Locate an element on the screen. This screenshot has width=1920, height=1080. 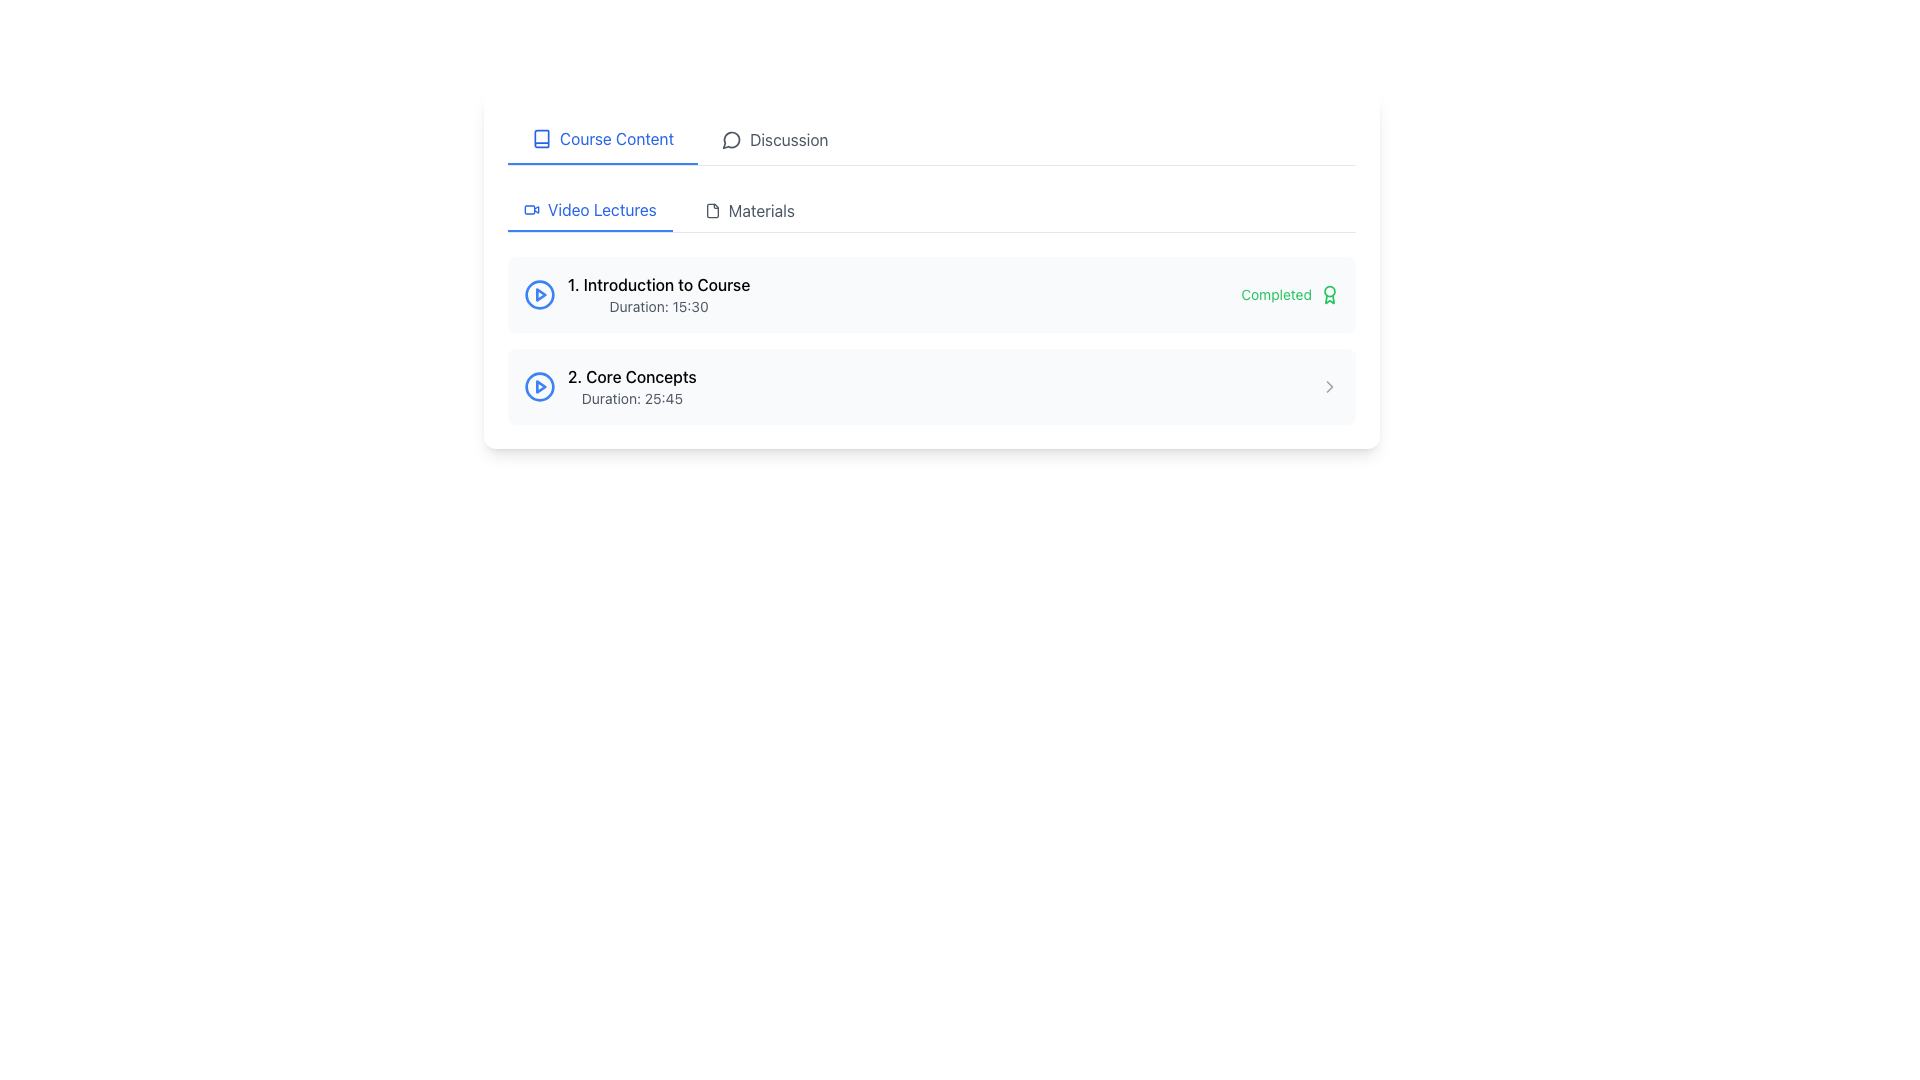
the 'Discussion' Tab Navigation Button, which features a speech bubble icon and is styled in gray is located at coordinates (774, 138).